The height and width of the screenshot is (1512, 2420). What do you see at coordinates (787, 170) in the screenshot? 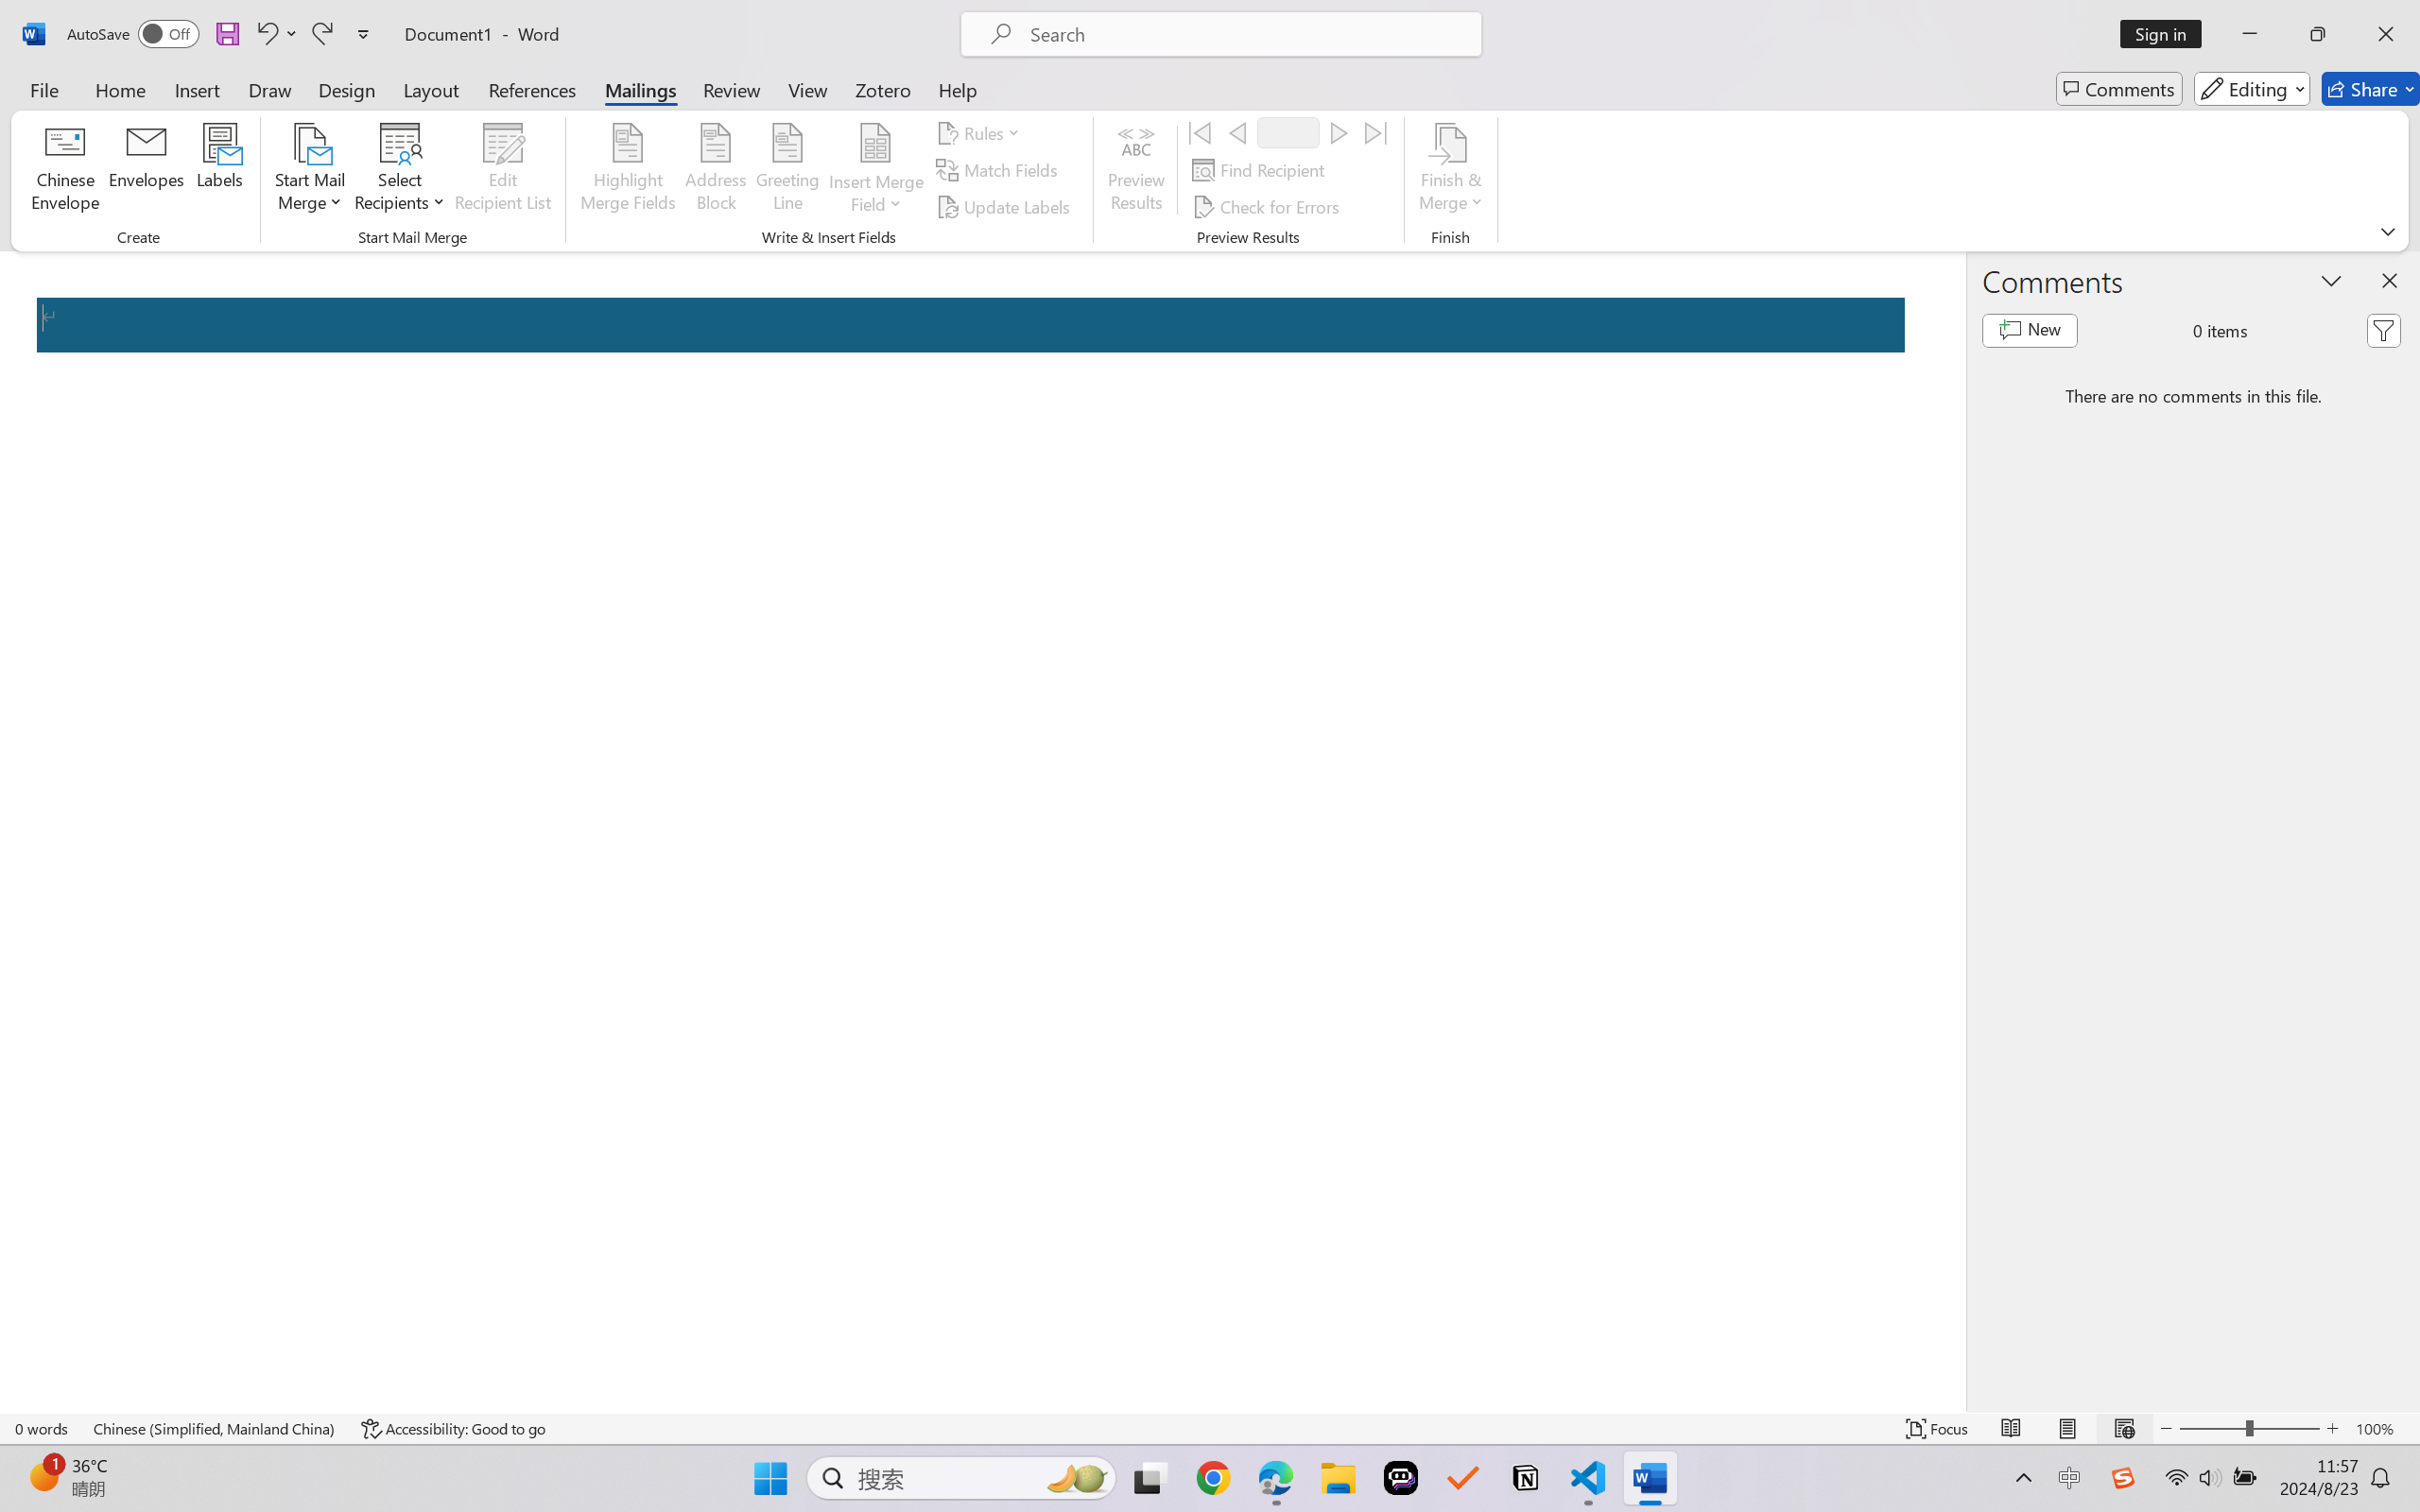
I see `'Greeting Line...'` at bounding box center [787, 170].